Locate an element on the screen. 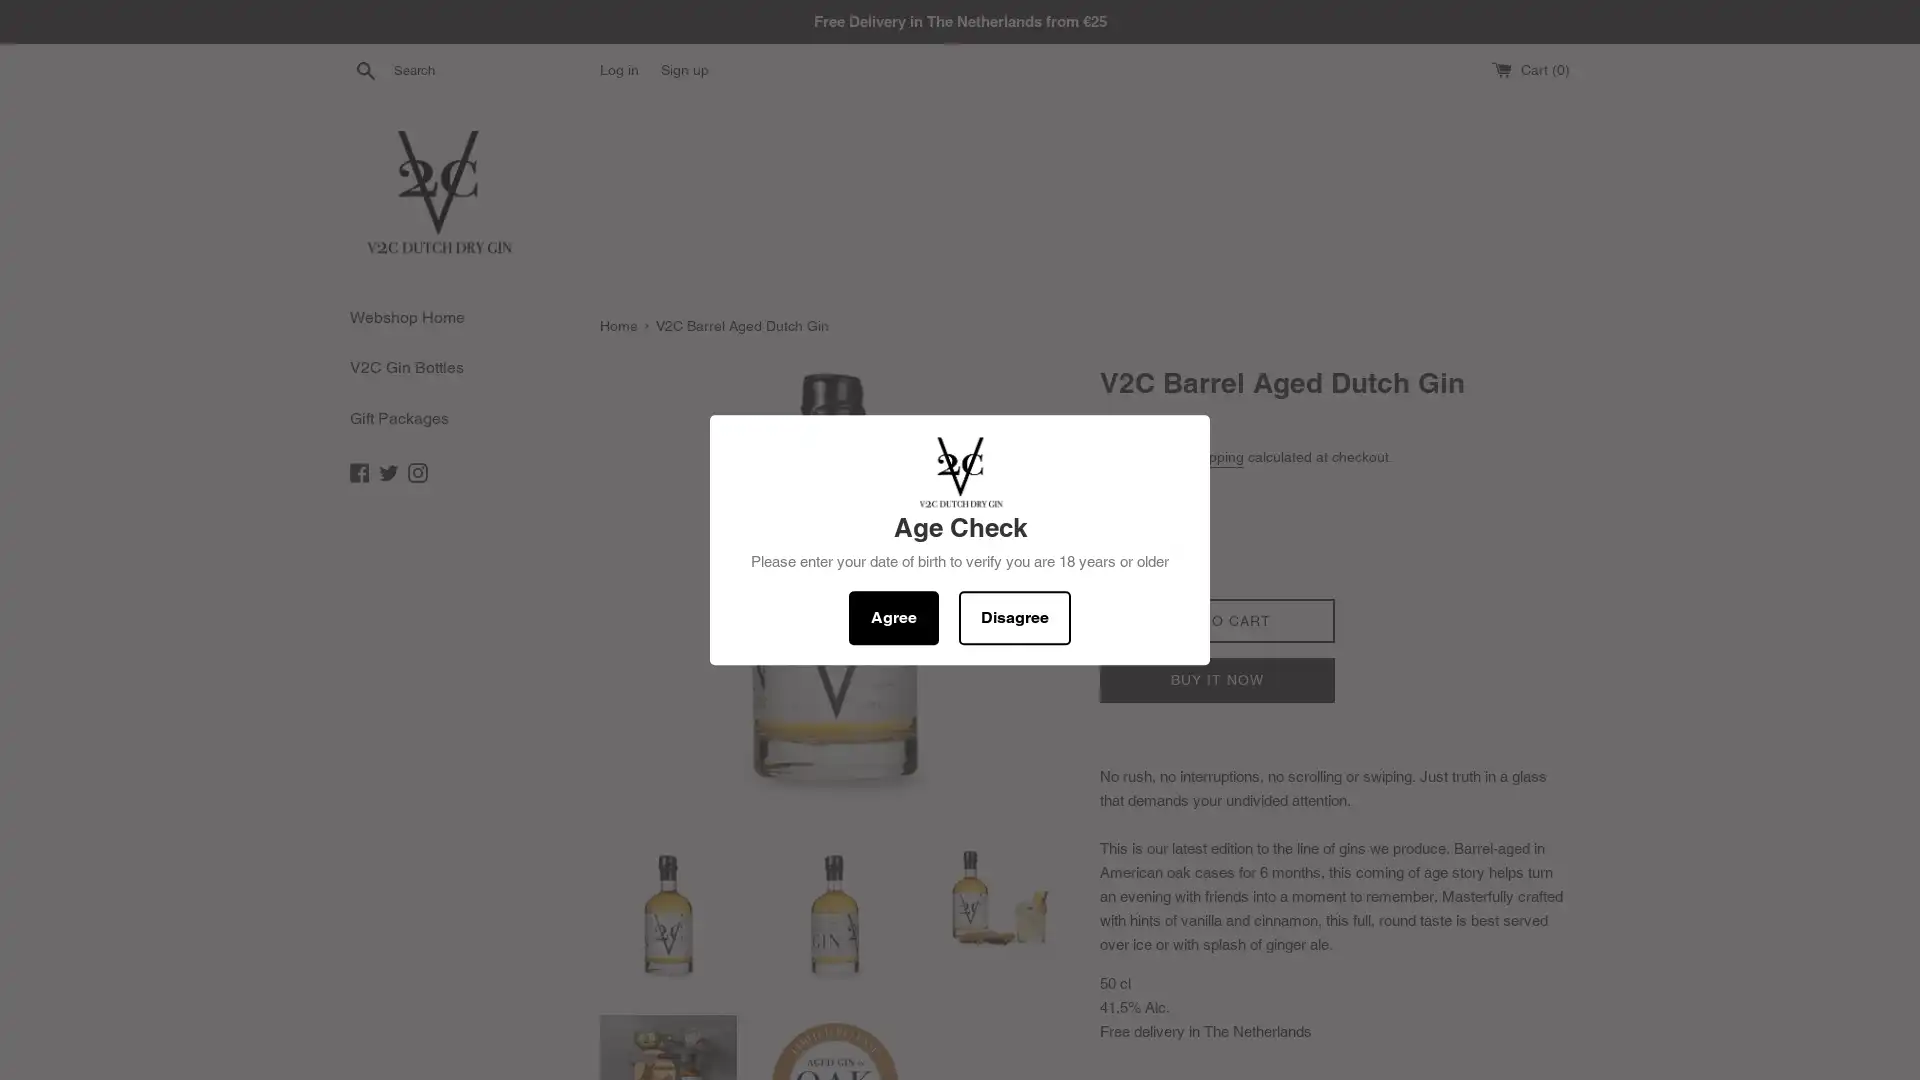  ADD TO CART is located at coordinates (1216, 619).